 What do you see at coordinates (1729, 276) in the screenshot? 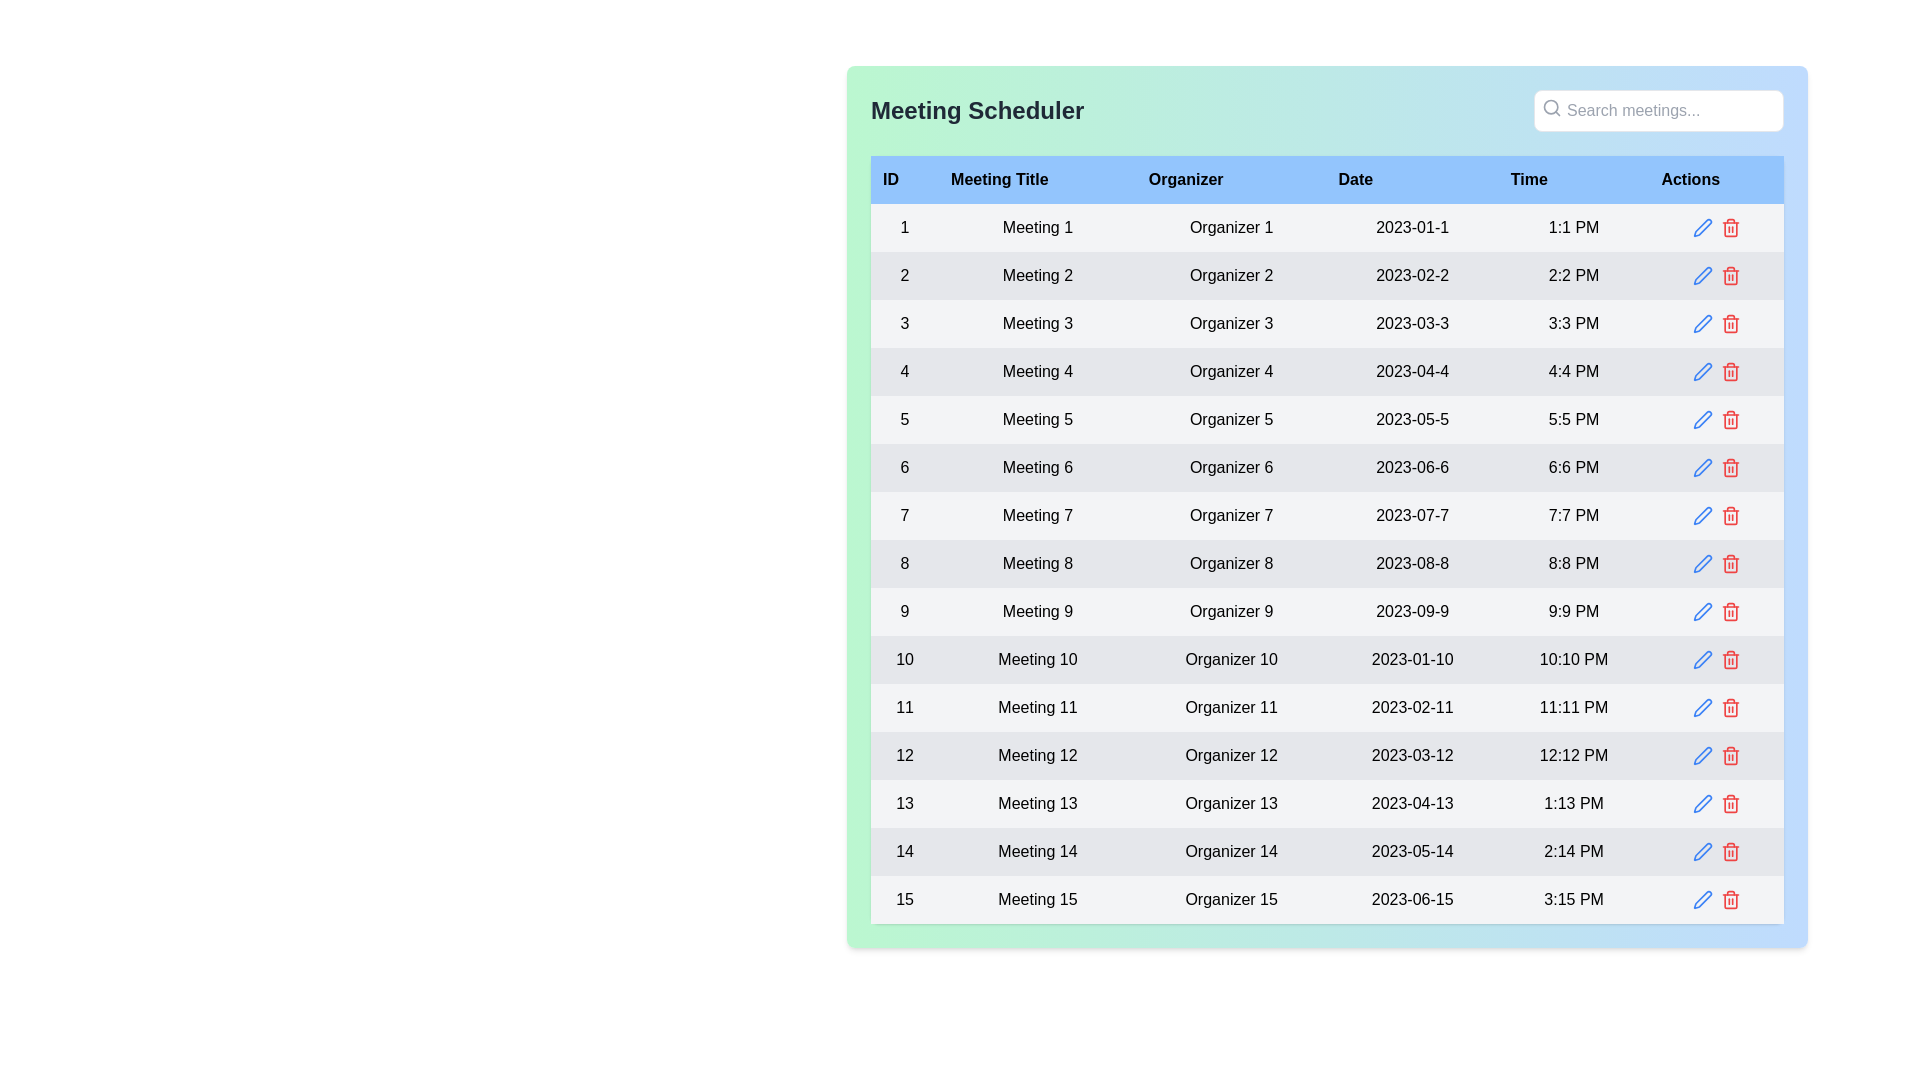
I see `the delete button in the 'Actions' column of the second row in the table using keyboard navigation` at bounding box center [1729, 276].